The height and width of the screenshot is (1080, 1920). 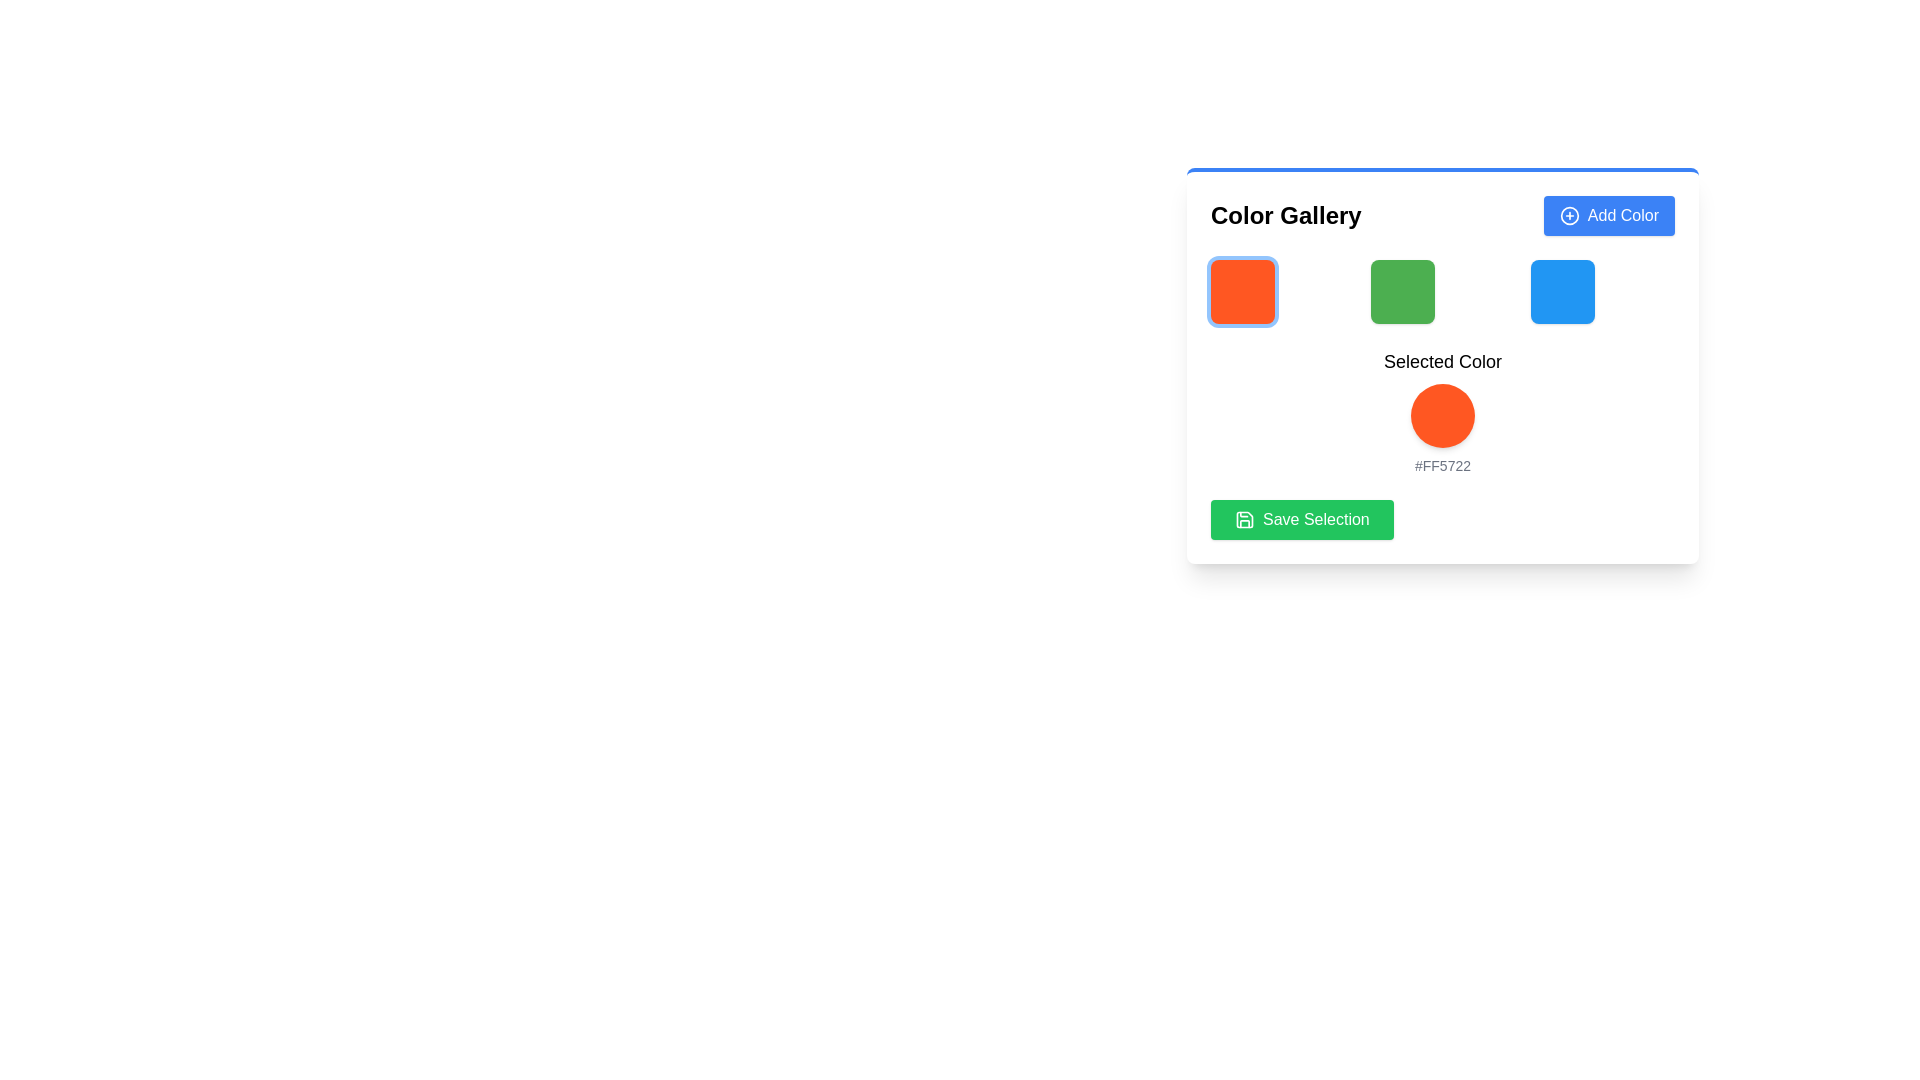 What do you see at coordinates (1443, 292) in the screenshot?
I see `an individual color square in the Color Gallery grid layout` at bounding box center [1443, 292].